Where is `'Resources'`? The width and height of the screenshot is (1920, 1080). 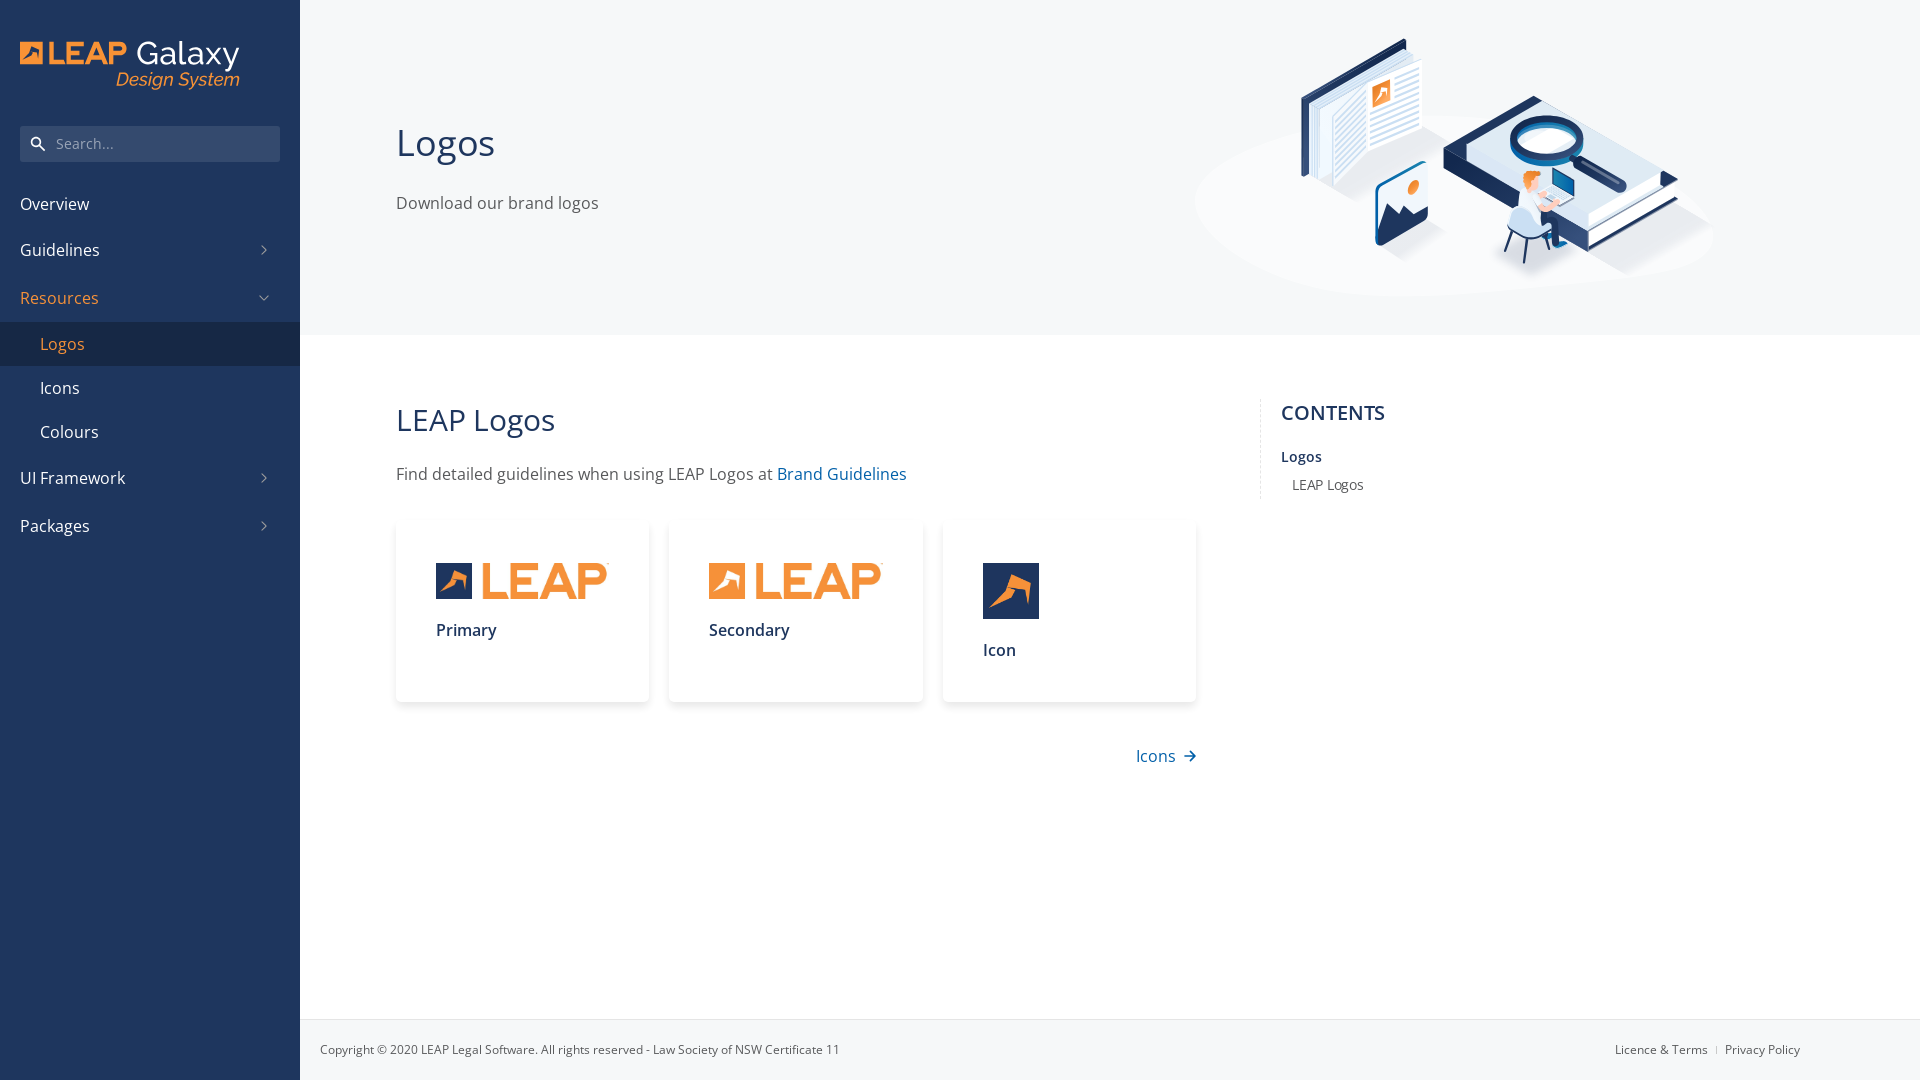
'Resources' is located at coordinates (133, 297).